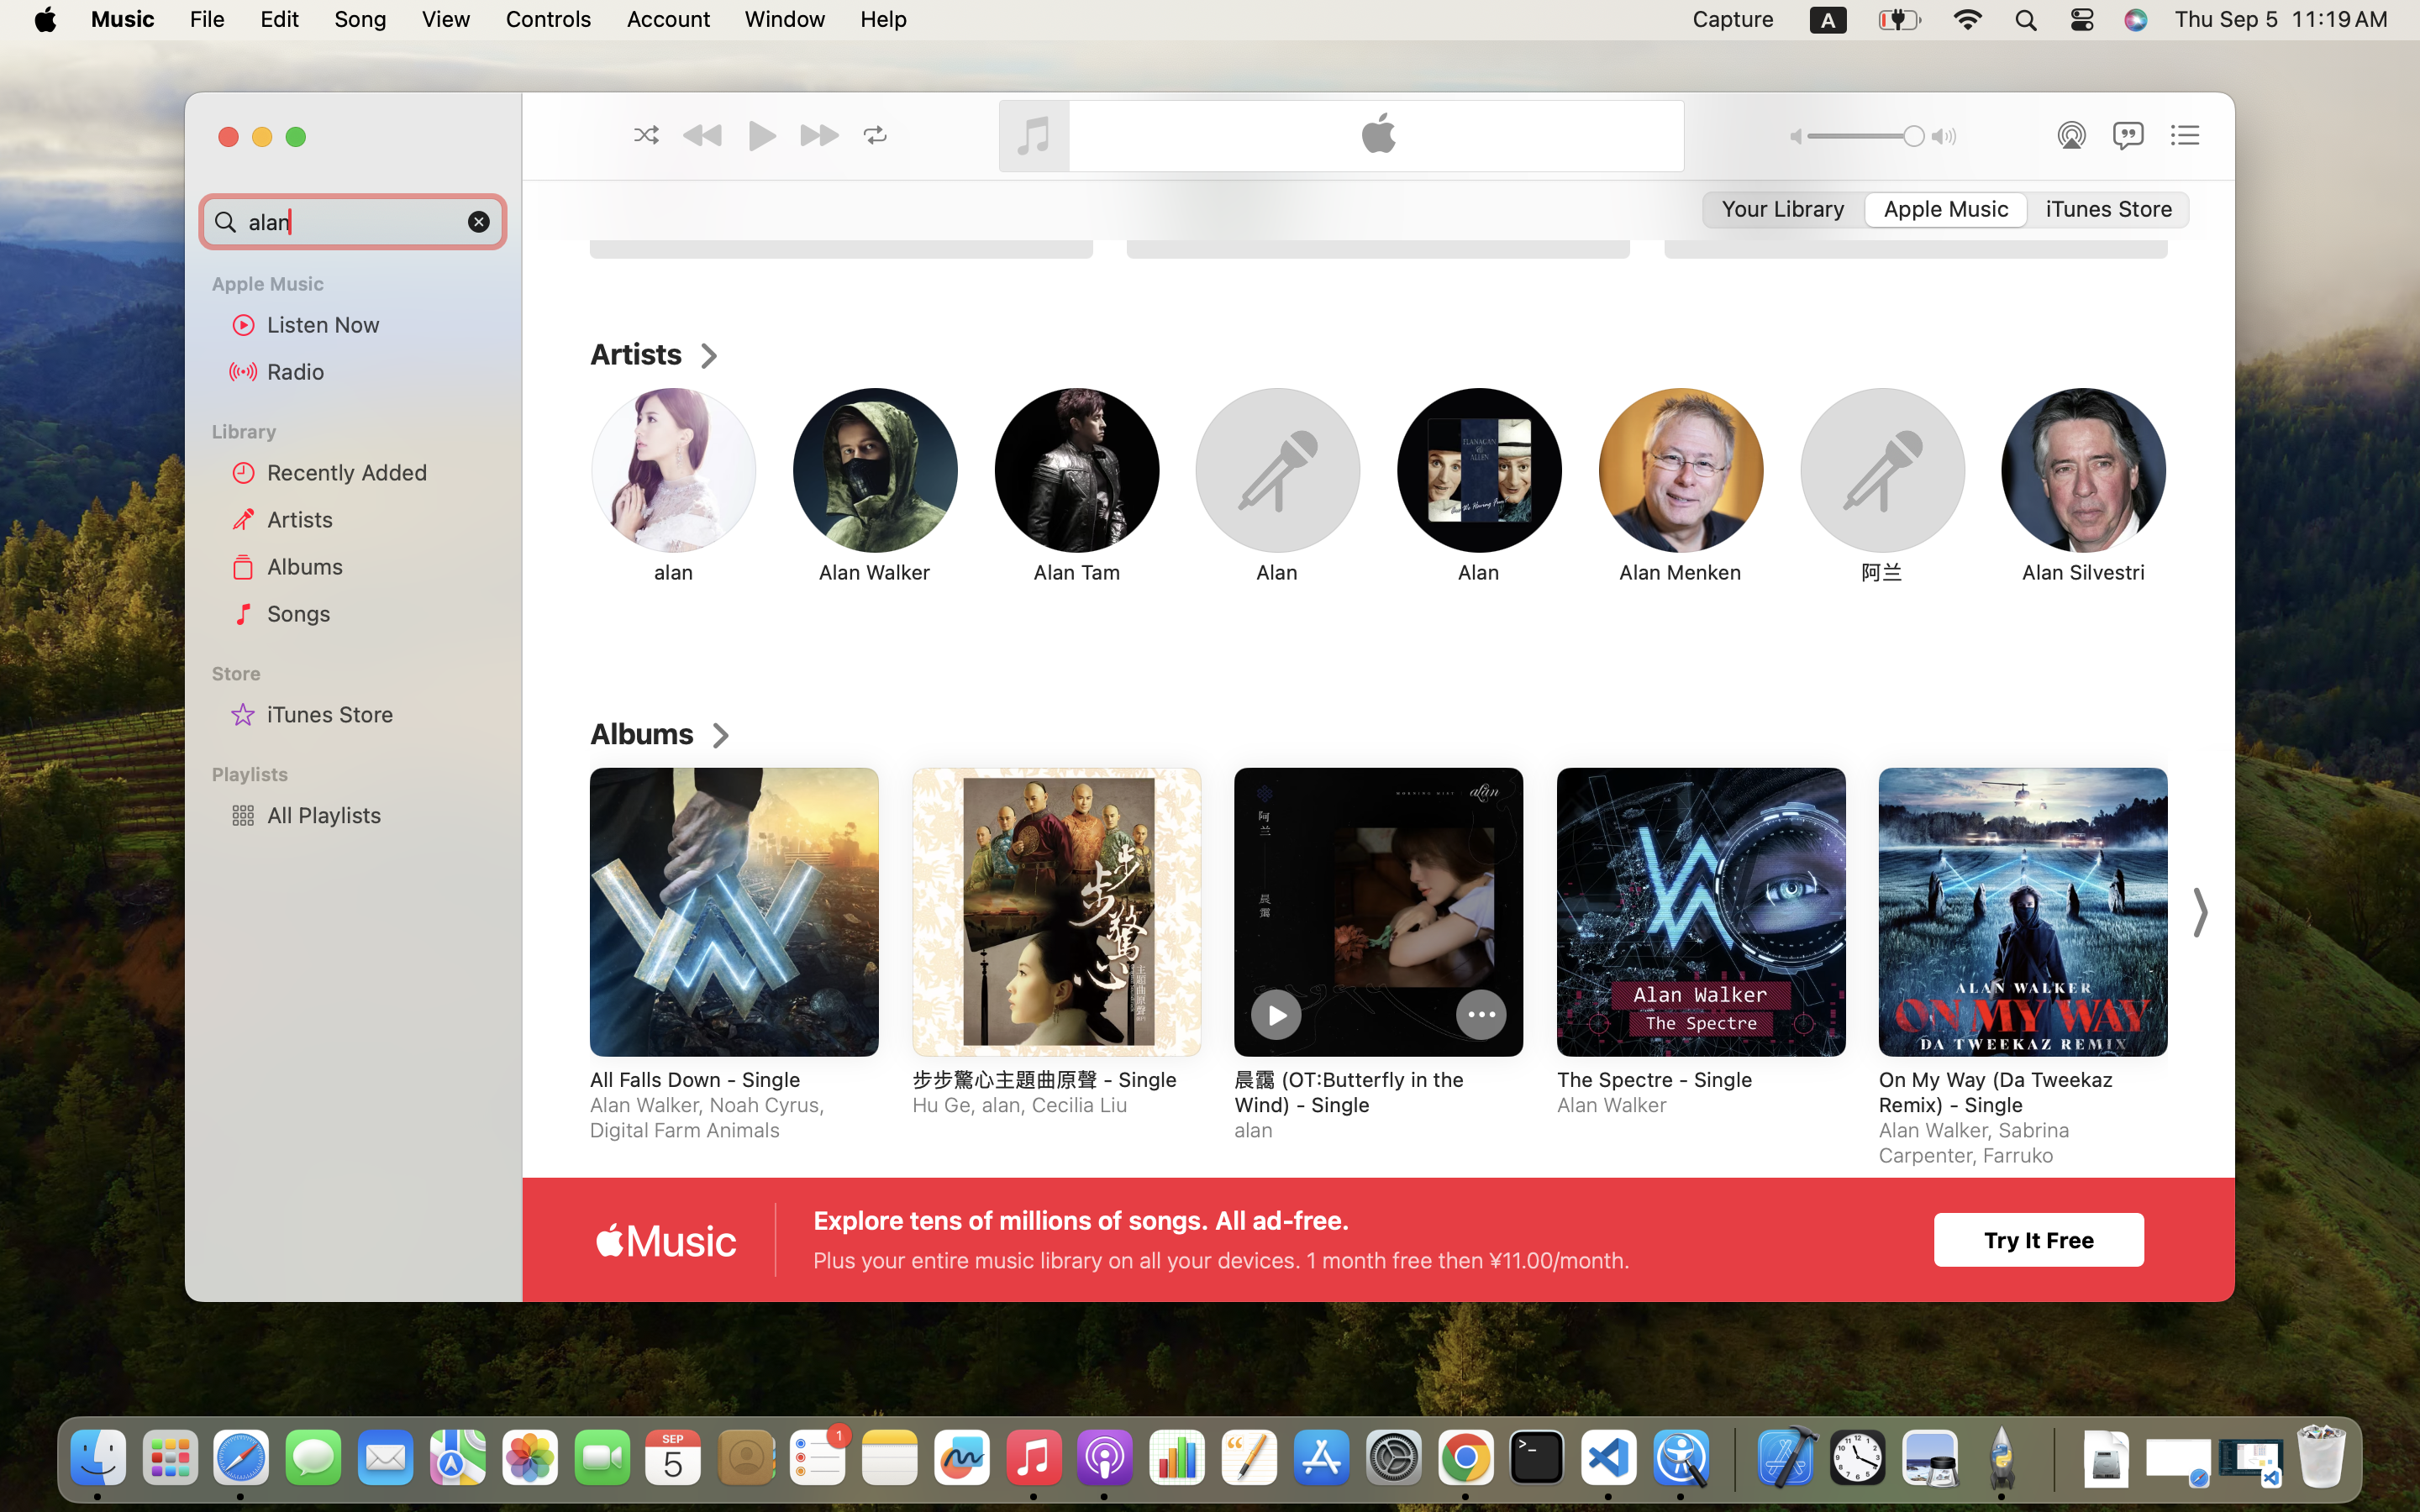  What do you see at coordinates (379, 612) in the screenshot?
I see `'Songs'` at bounding box center [379, 612].